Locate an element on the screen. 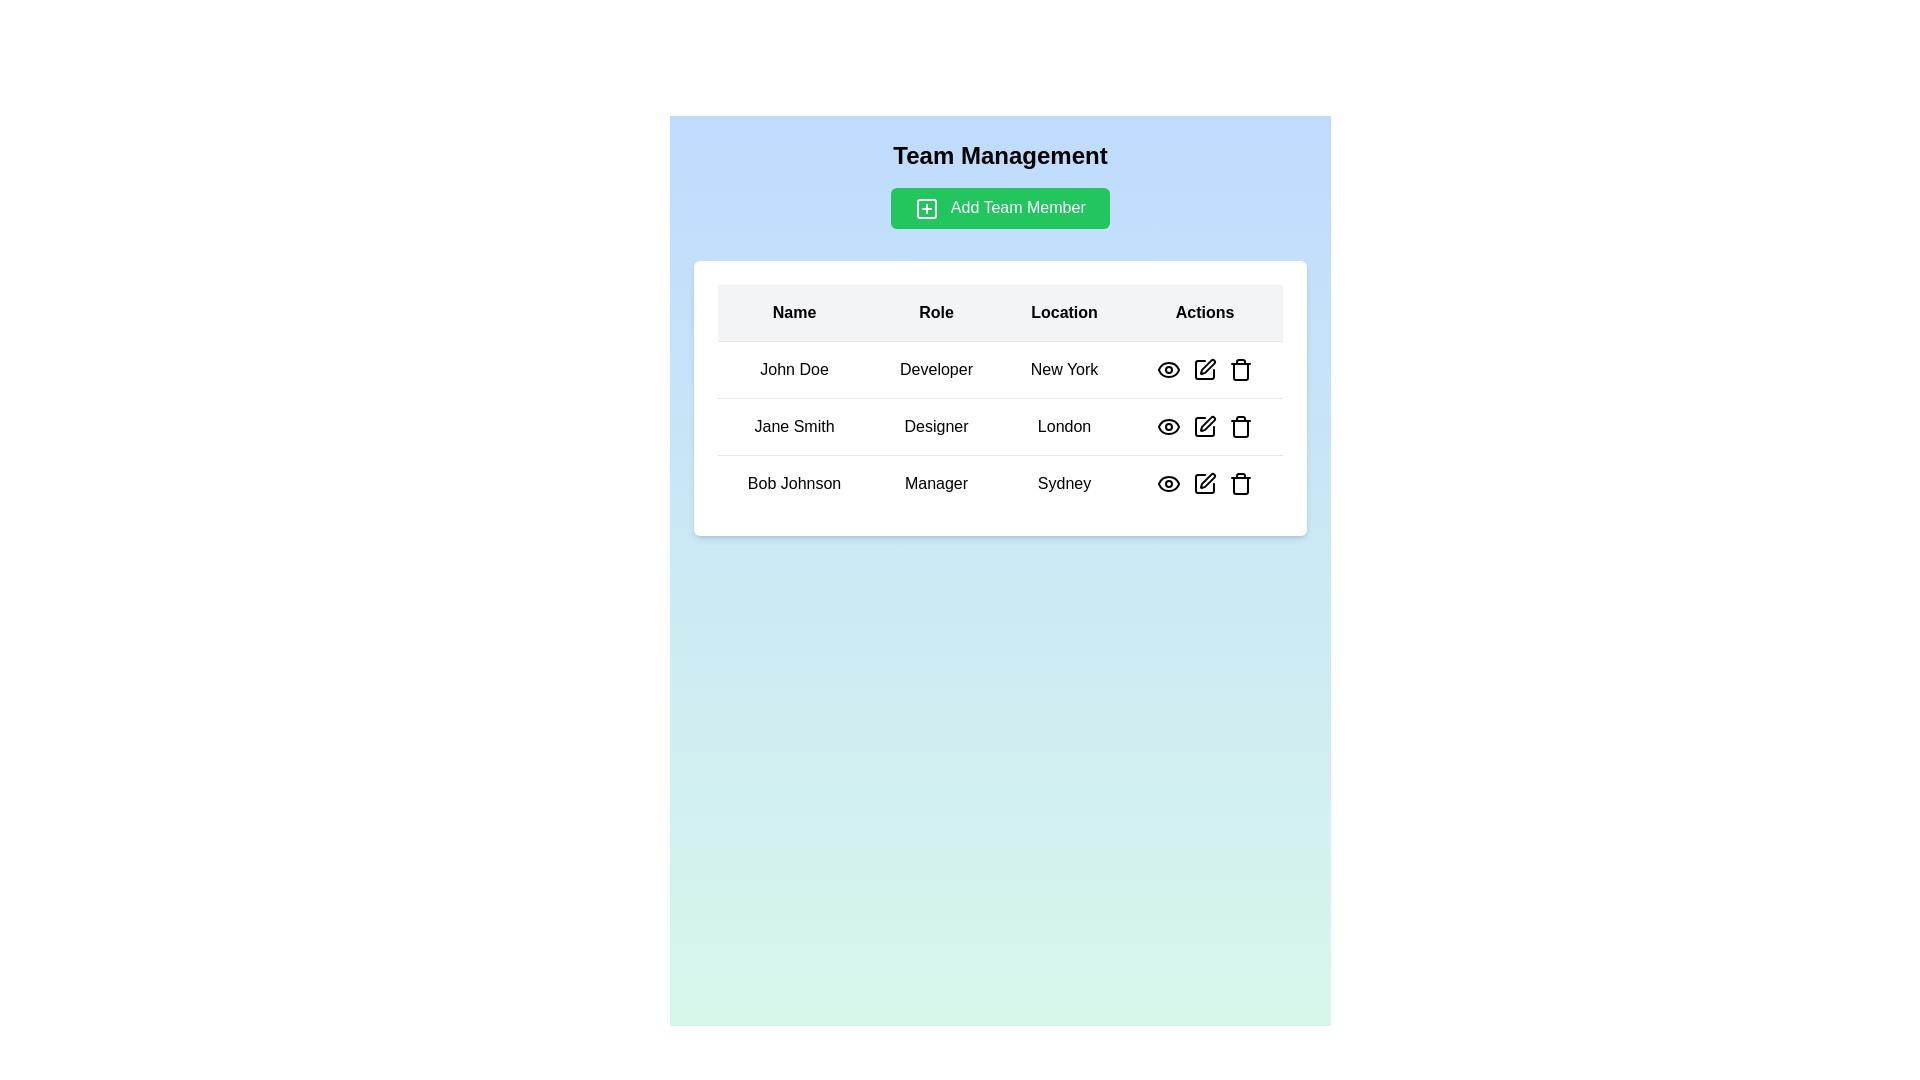  the 'edit' action icon located in the second row of the table, corresponding to 'Jane Smith', to initiate the edit action is located at coordinates (1203, 425).